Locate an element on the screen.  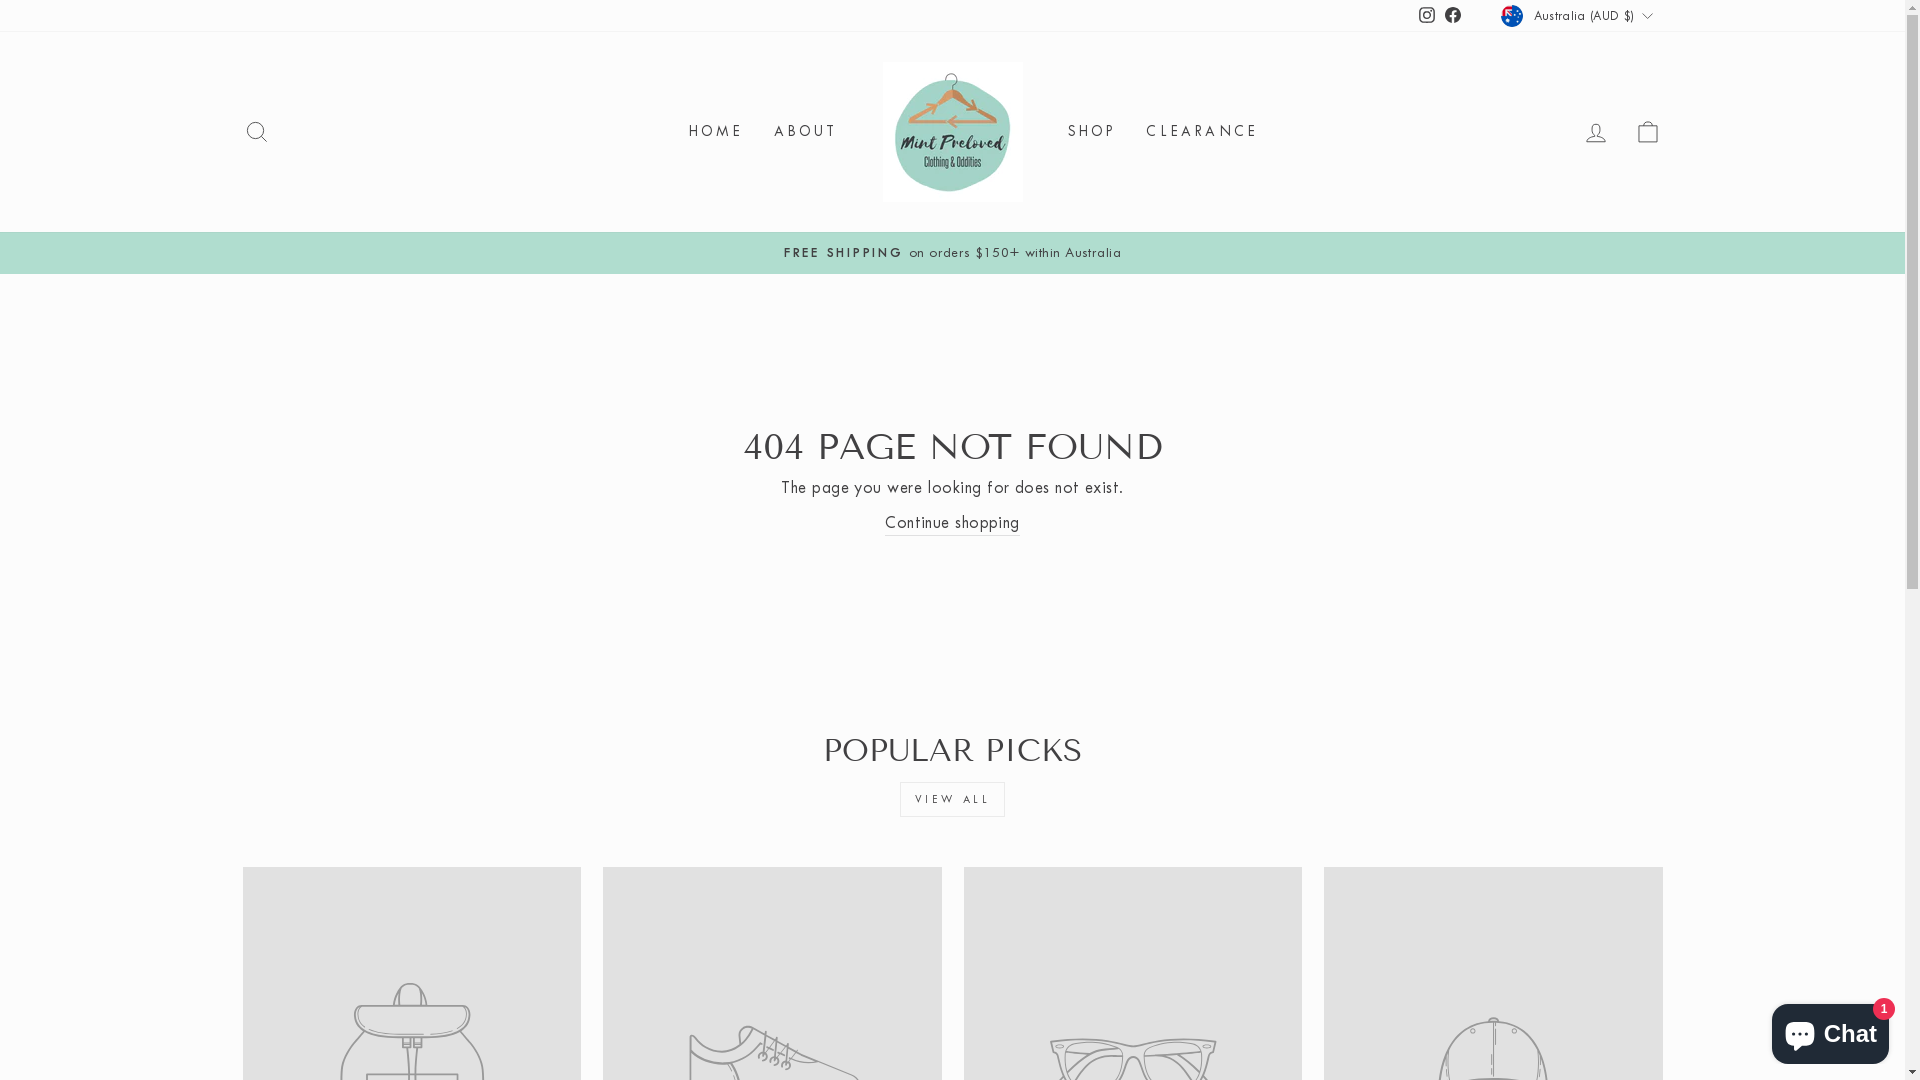
'Instagram' is located at coordinates (1425, 15).